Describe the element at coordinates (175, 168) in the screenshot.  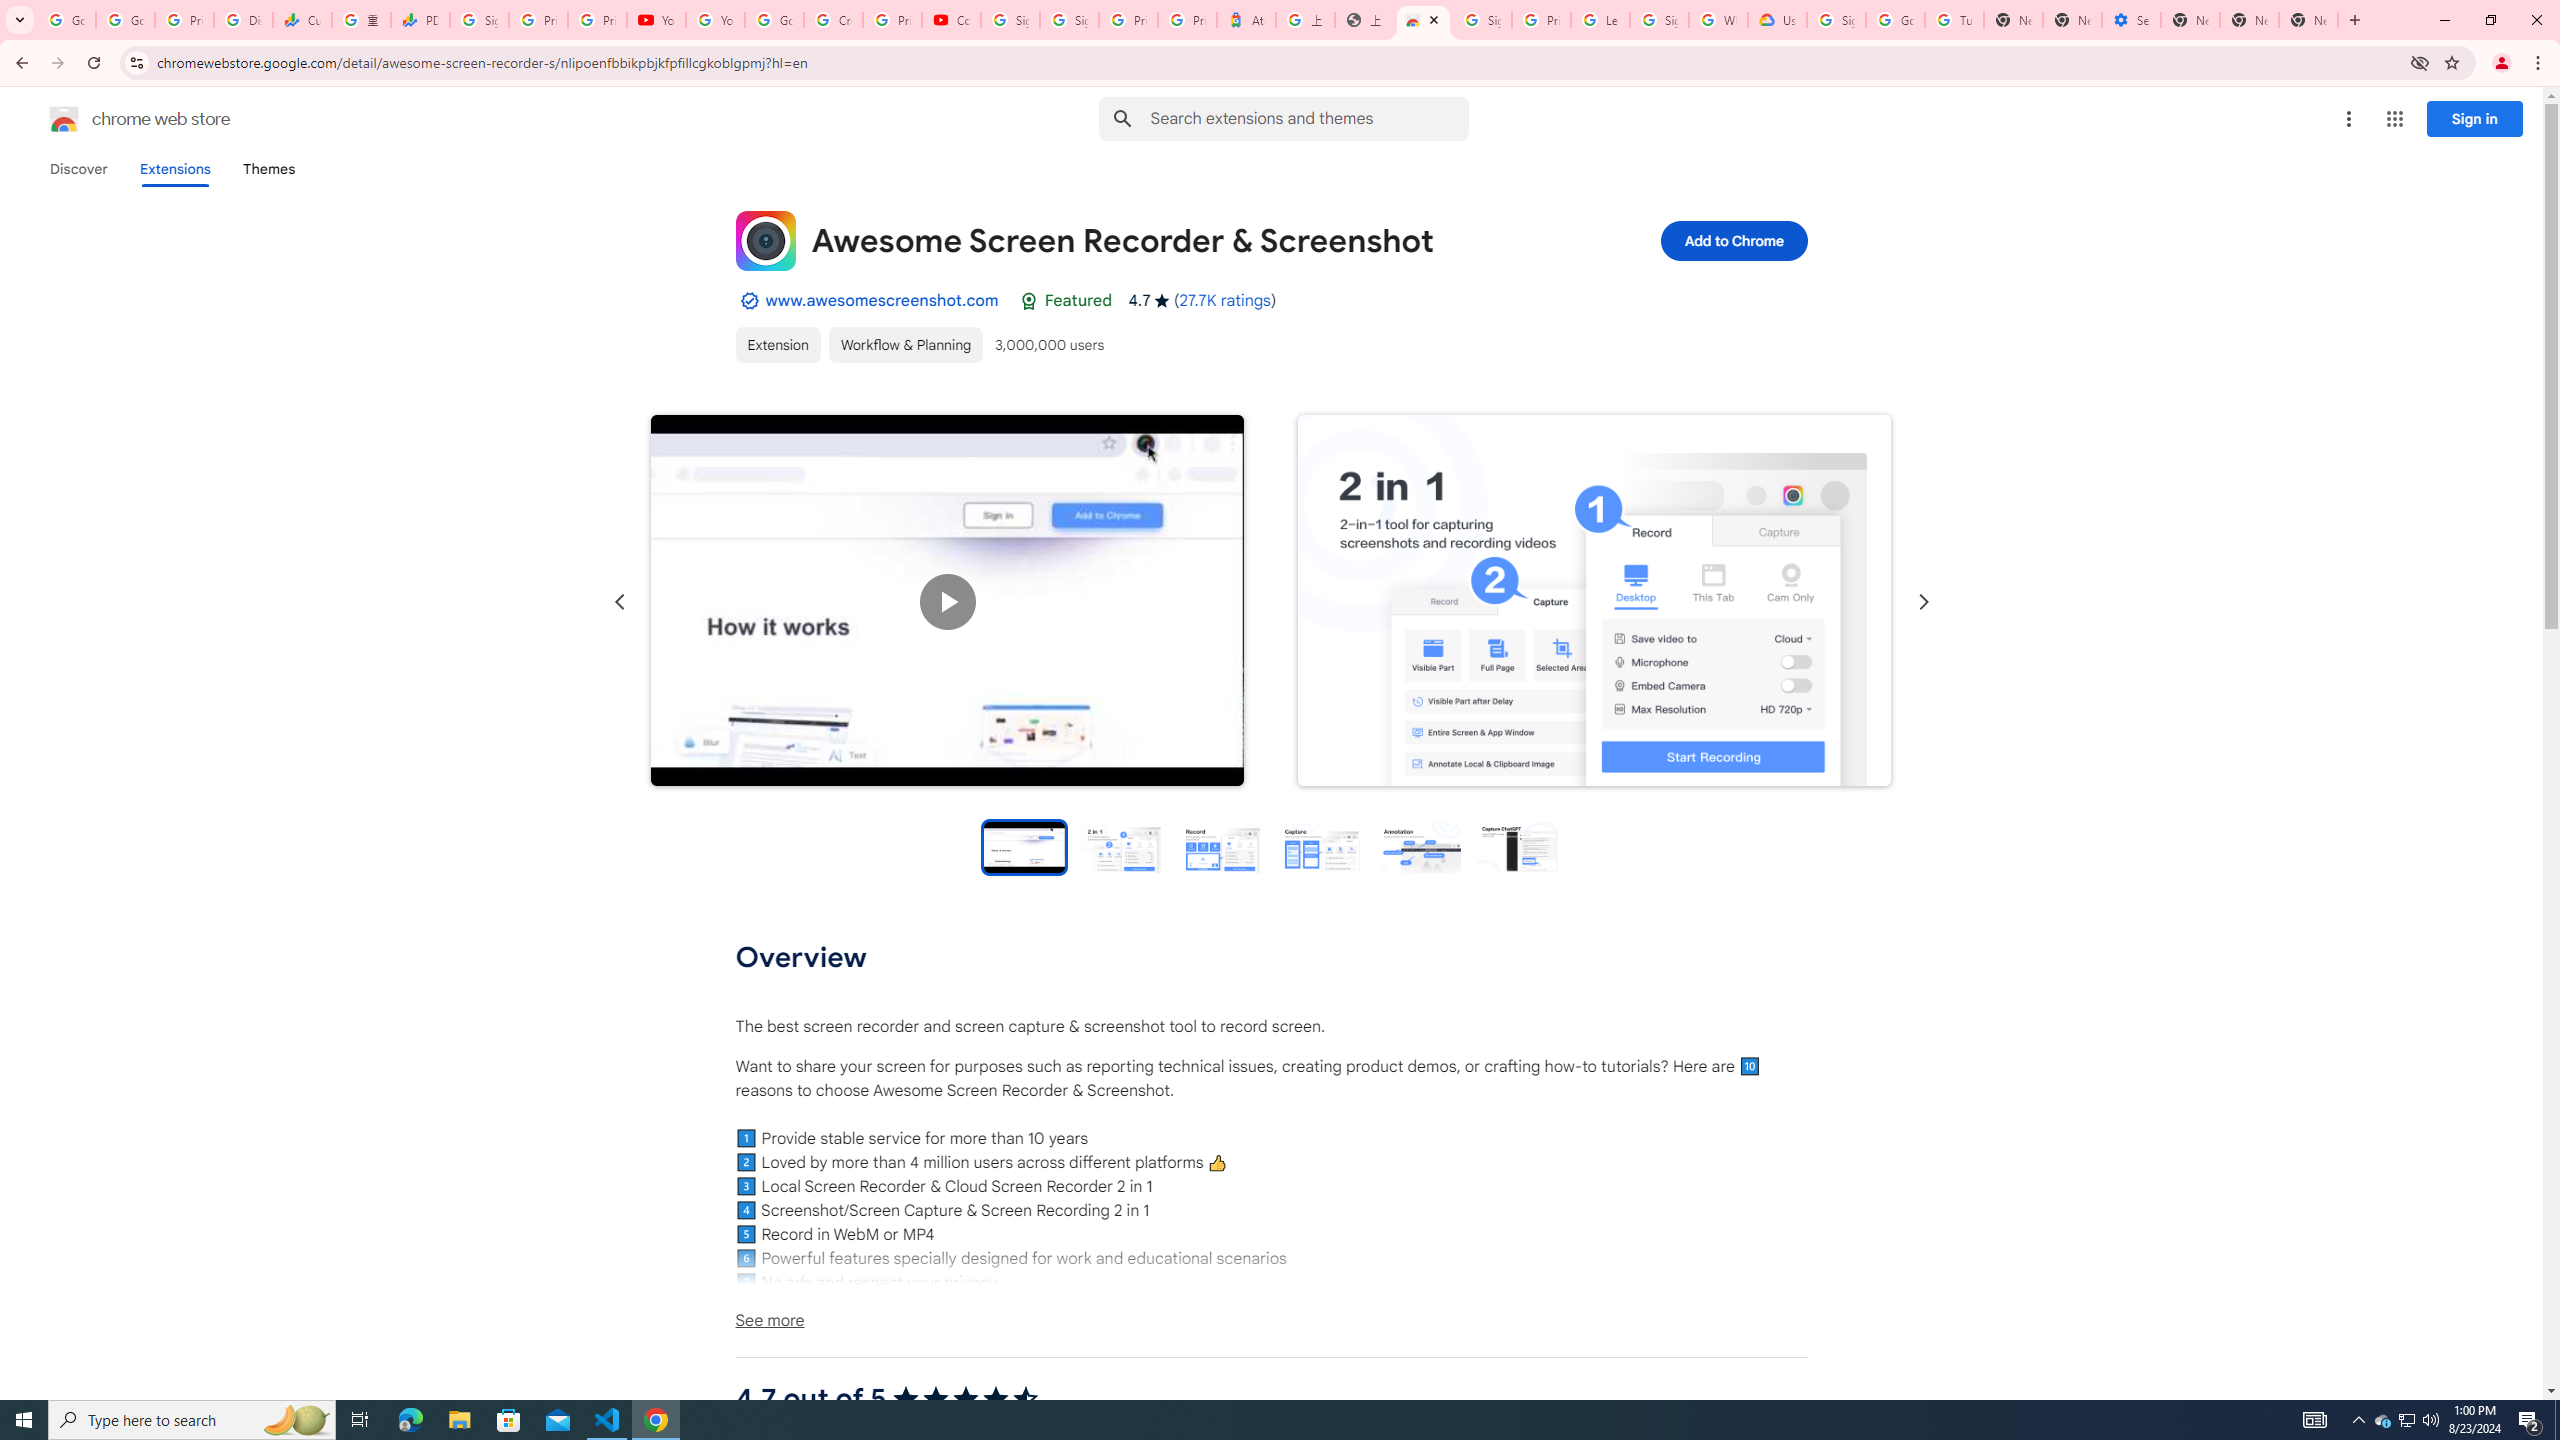
I see `'Extensions'` at that location.